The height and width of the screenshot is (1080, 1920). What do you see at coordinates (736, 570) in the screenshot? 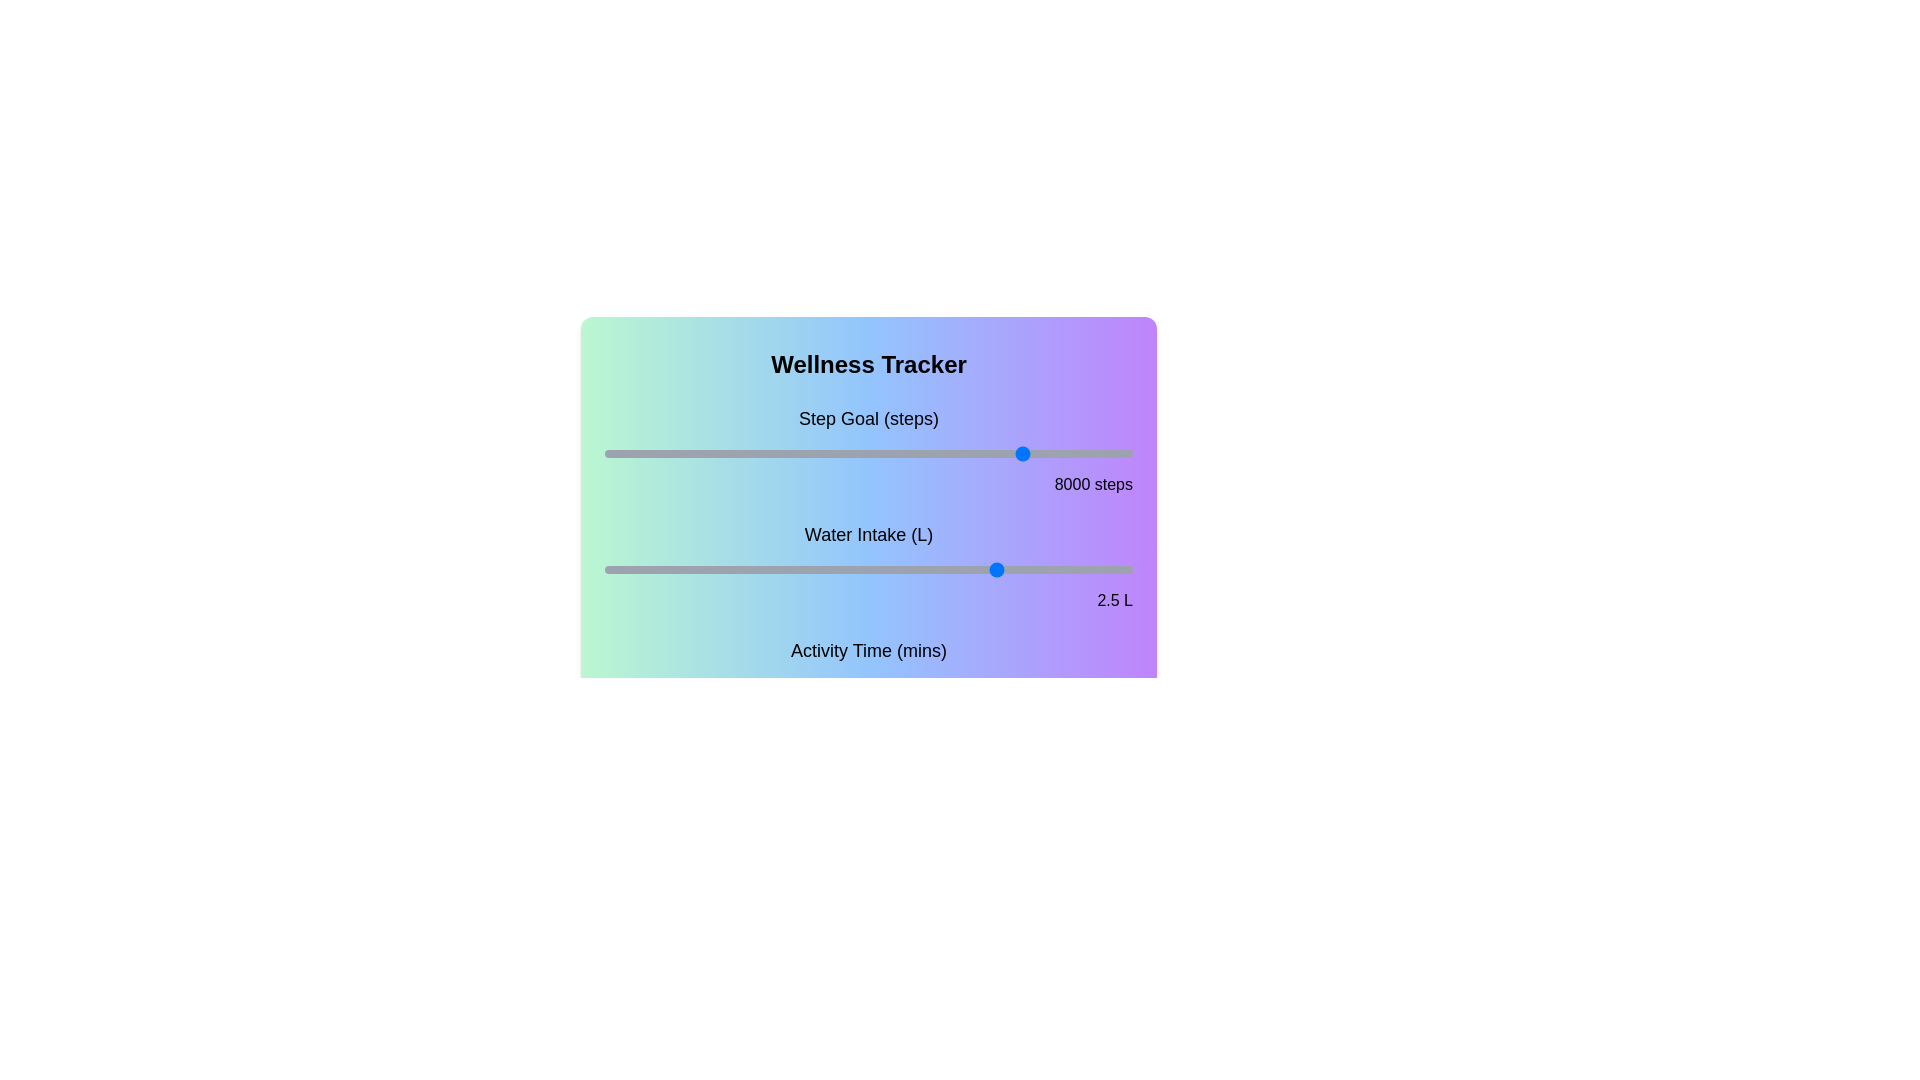
I see `the water intake slider to set the water intake to 1 liters` at bounding box center [736, 570].